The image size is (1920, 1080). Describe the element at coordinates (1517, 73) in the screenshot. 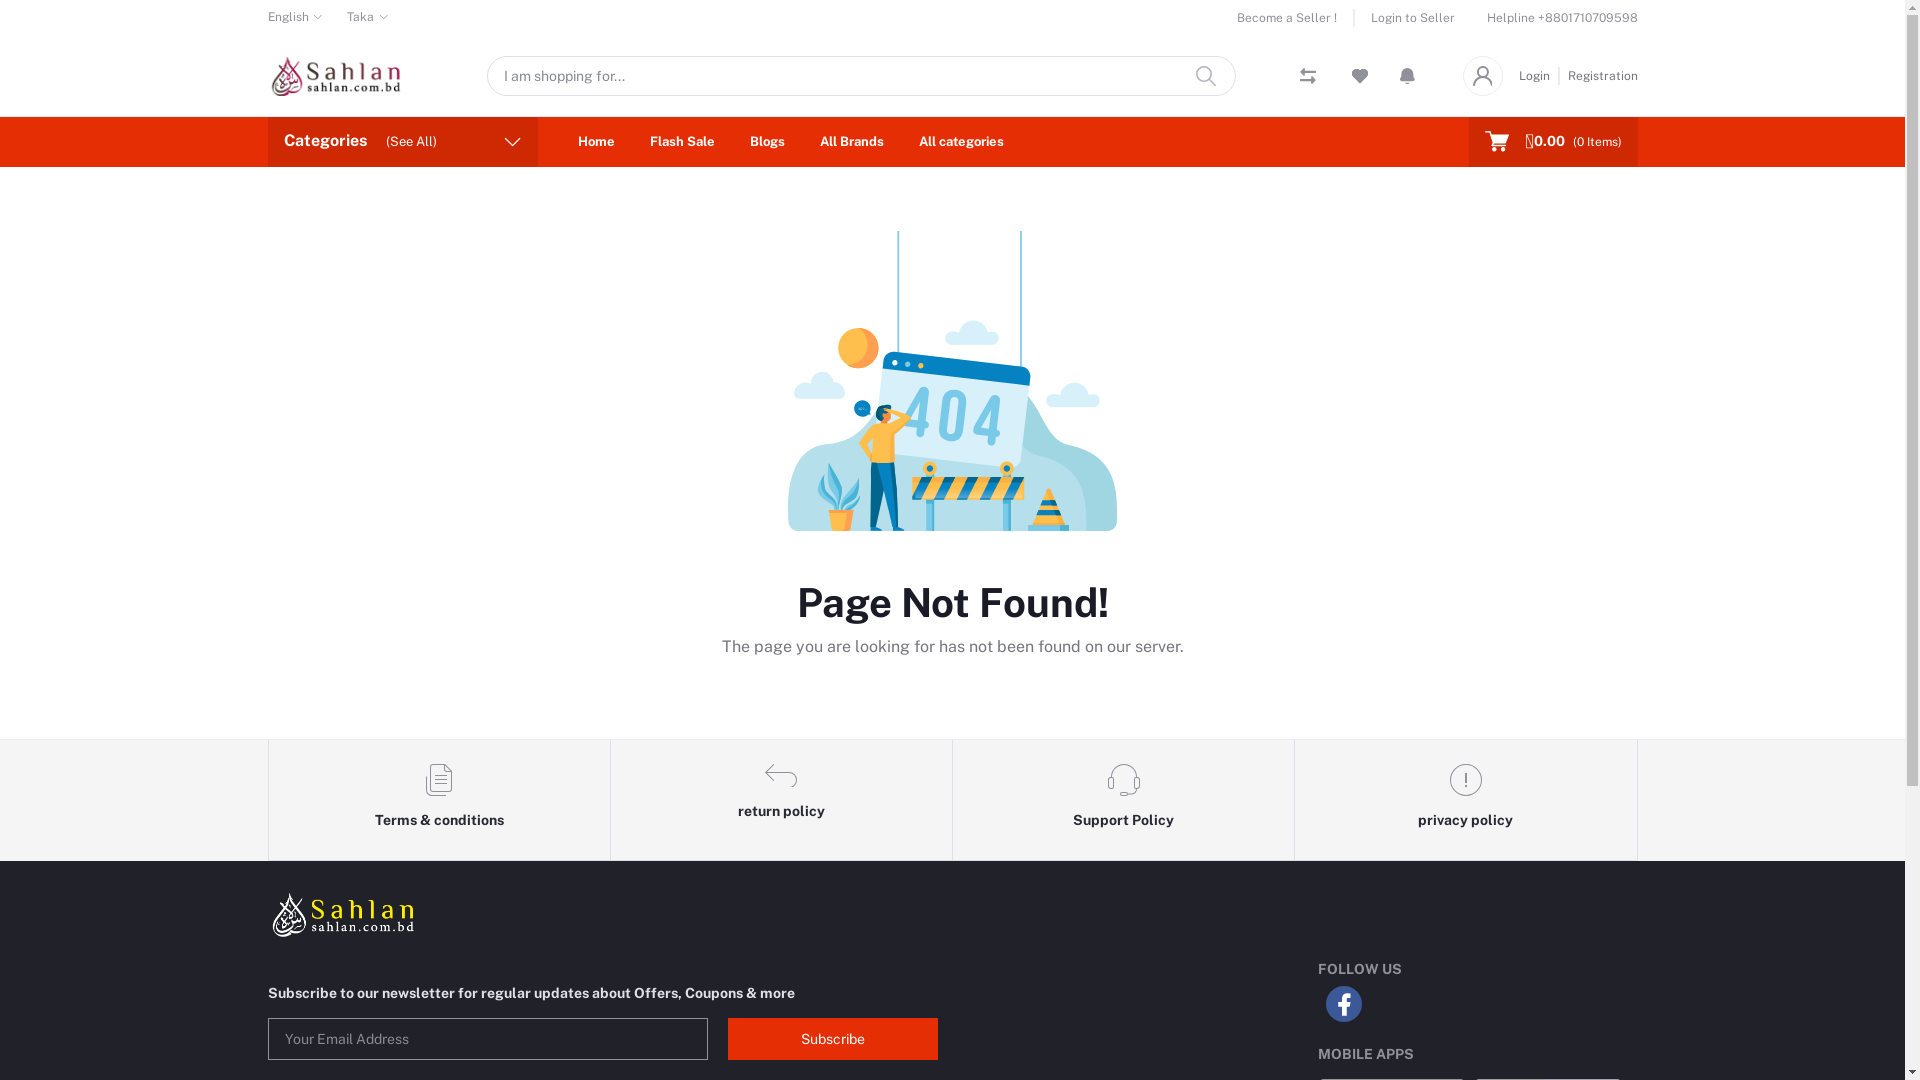

I see `'Login'` at that location.